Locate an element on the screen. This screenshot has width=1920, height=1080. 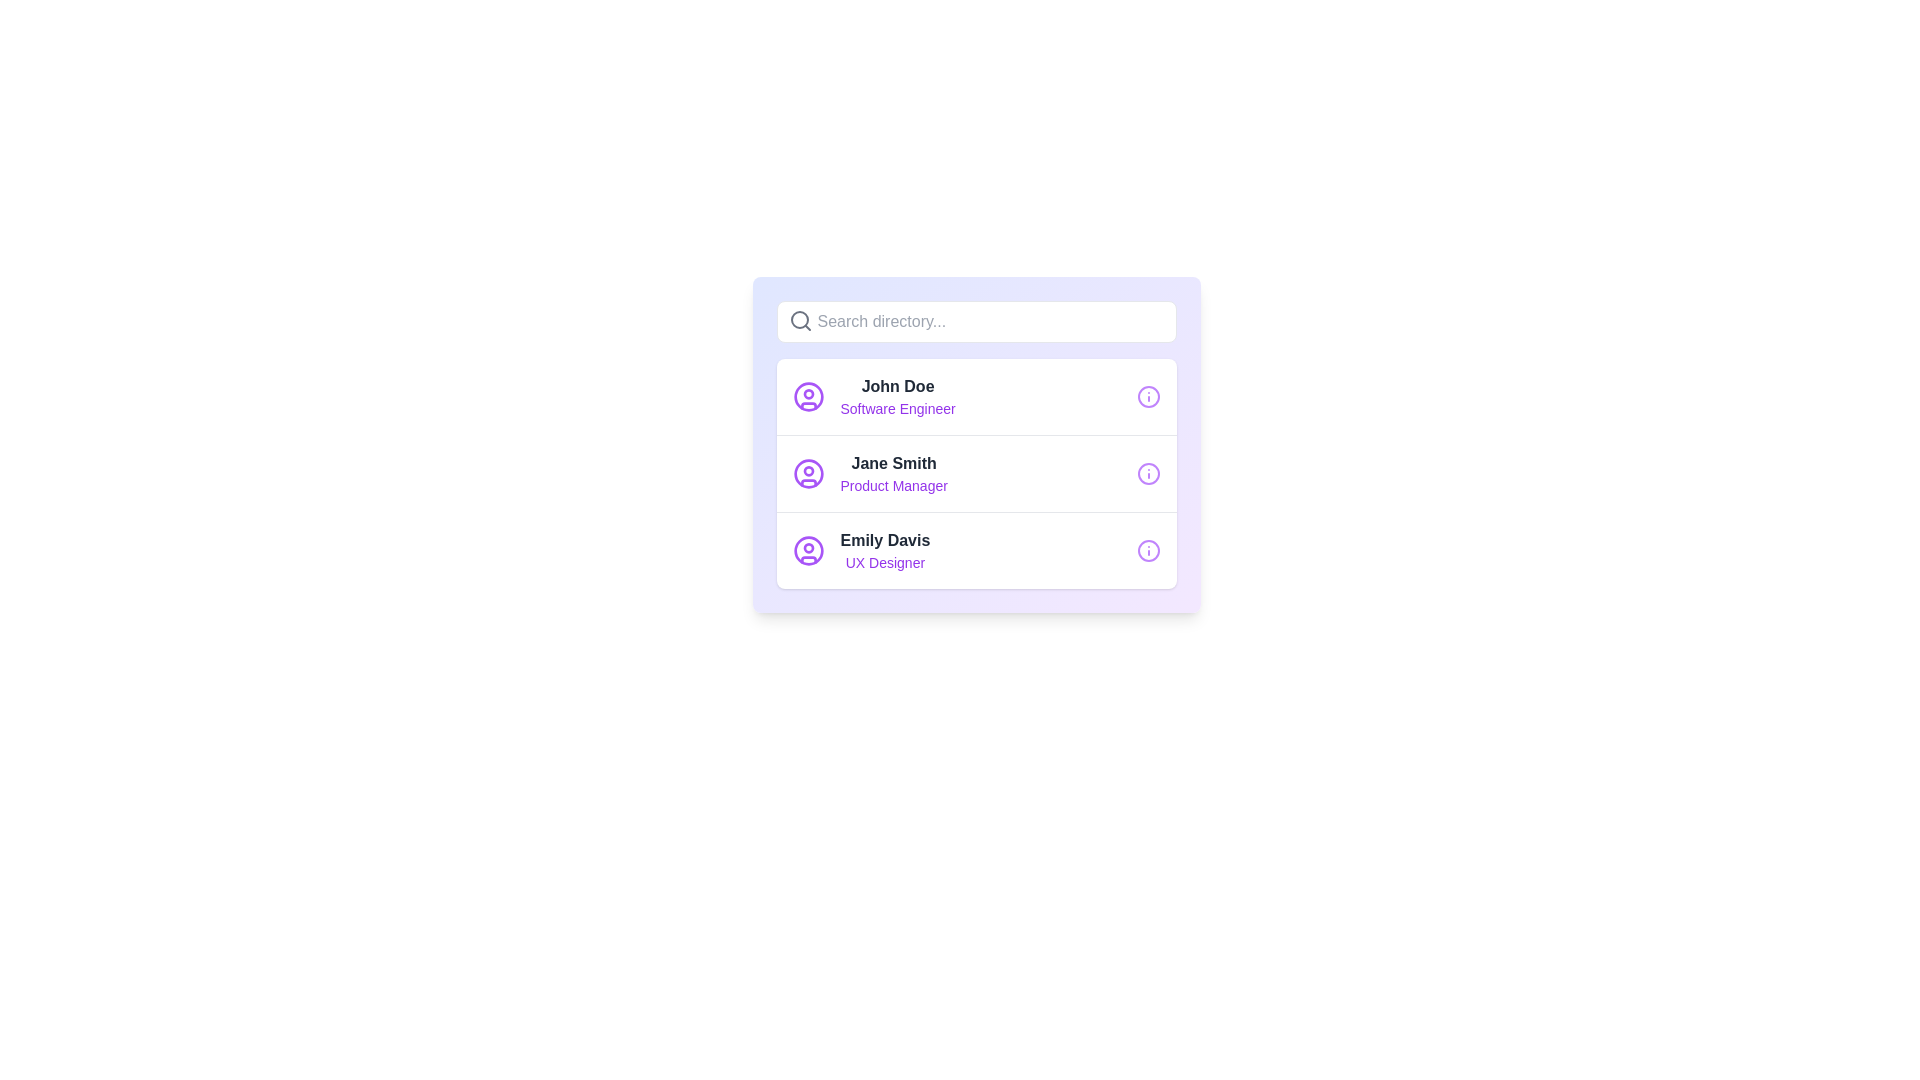
text label displaying 'Product Manager', which is located under the name 'Jane Smith' in the directory interface is located at coordinates (893, 486).